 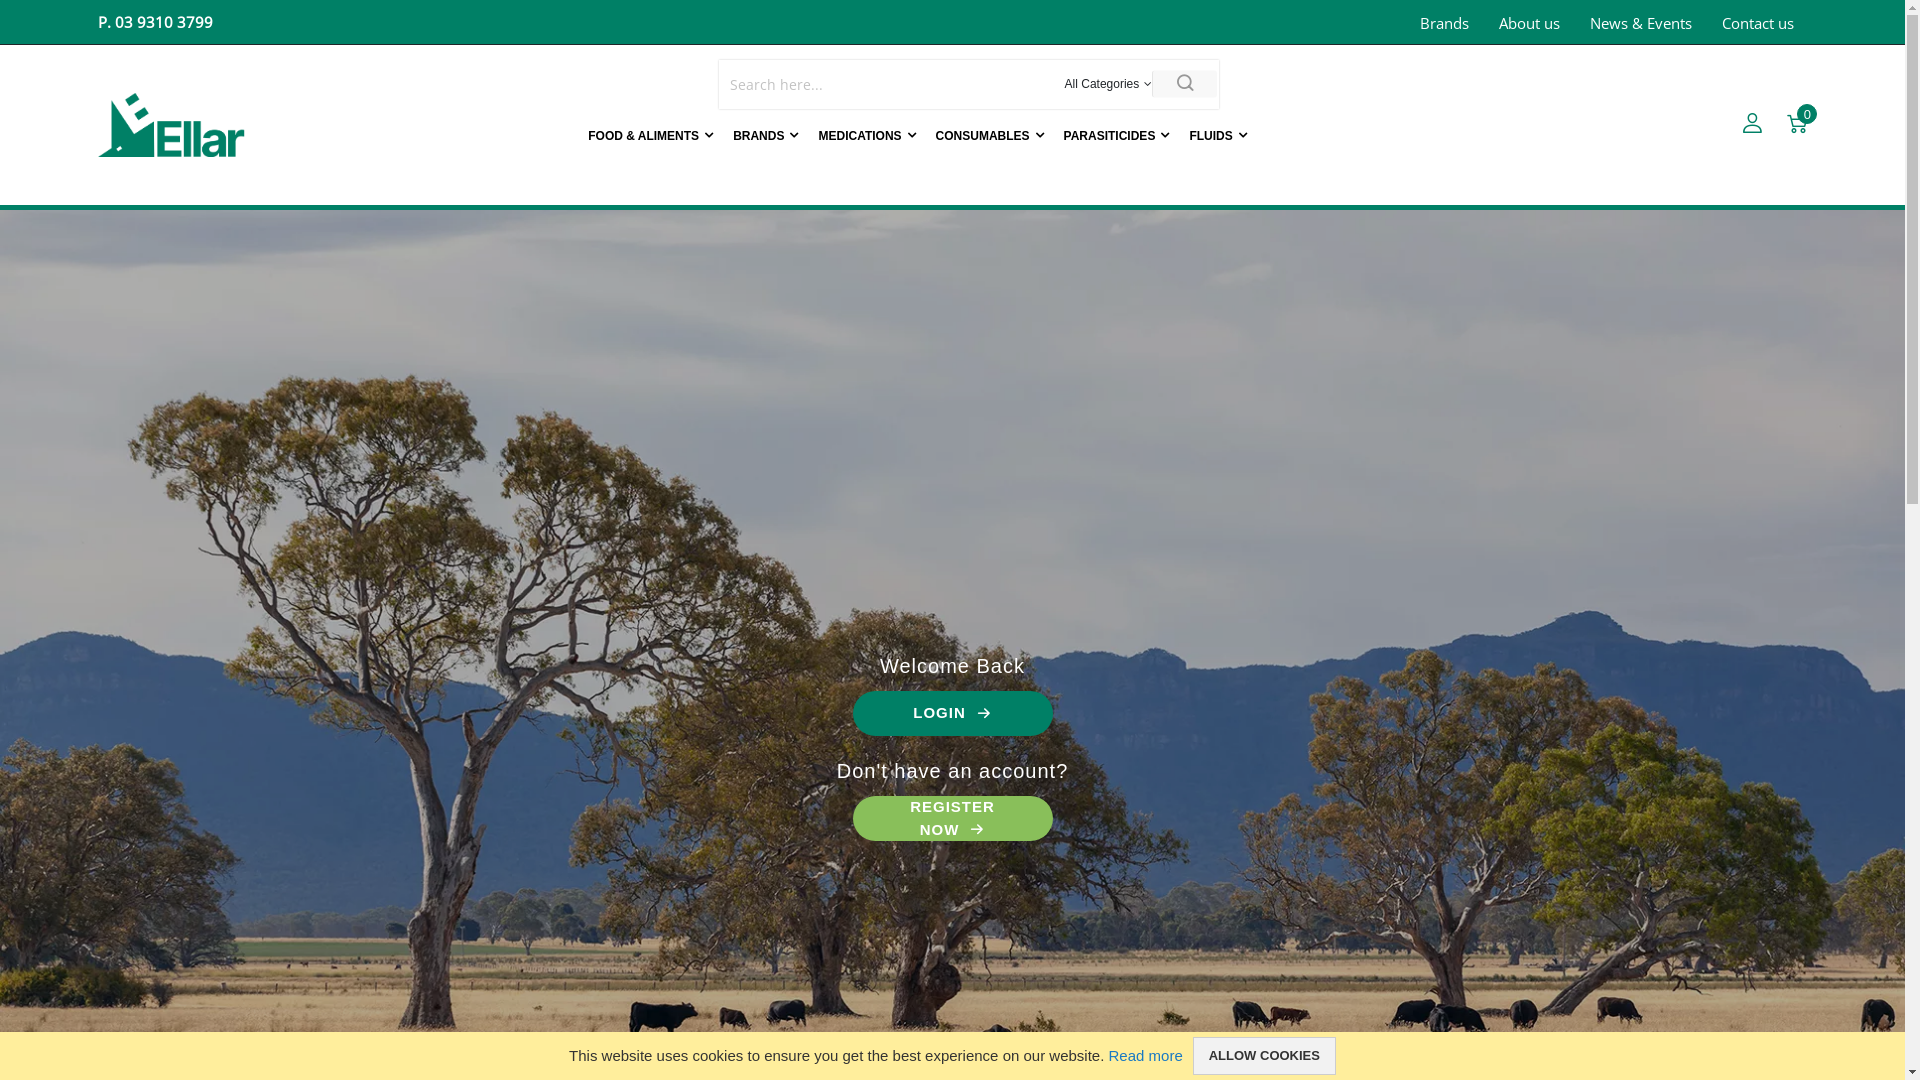 I want to click on 'Ellar Laboratories', so click(x=172, y=124).